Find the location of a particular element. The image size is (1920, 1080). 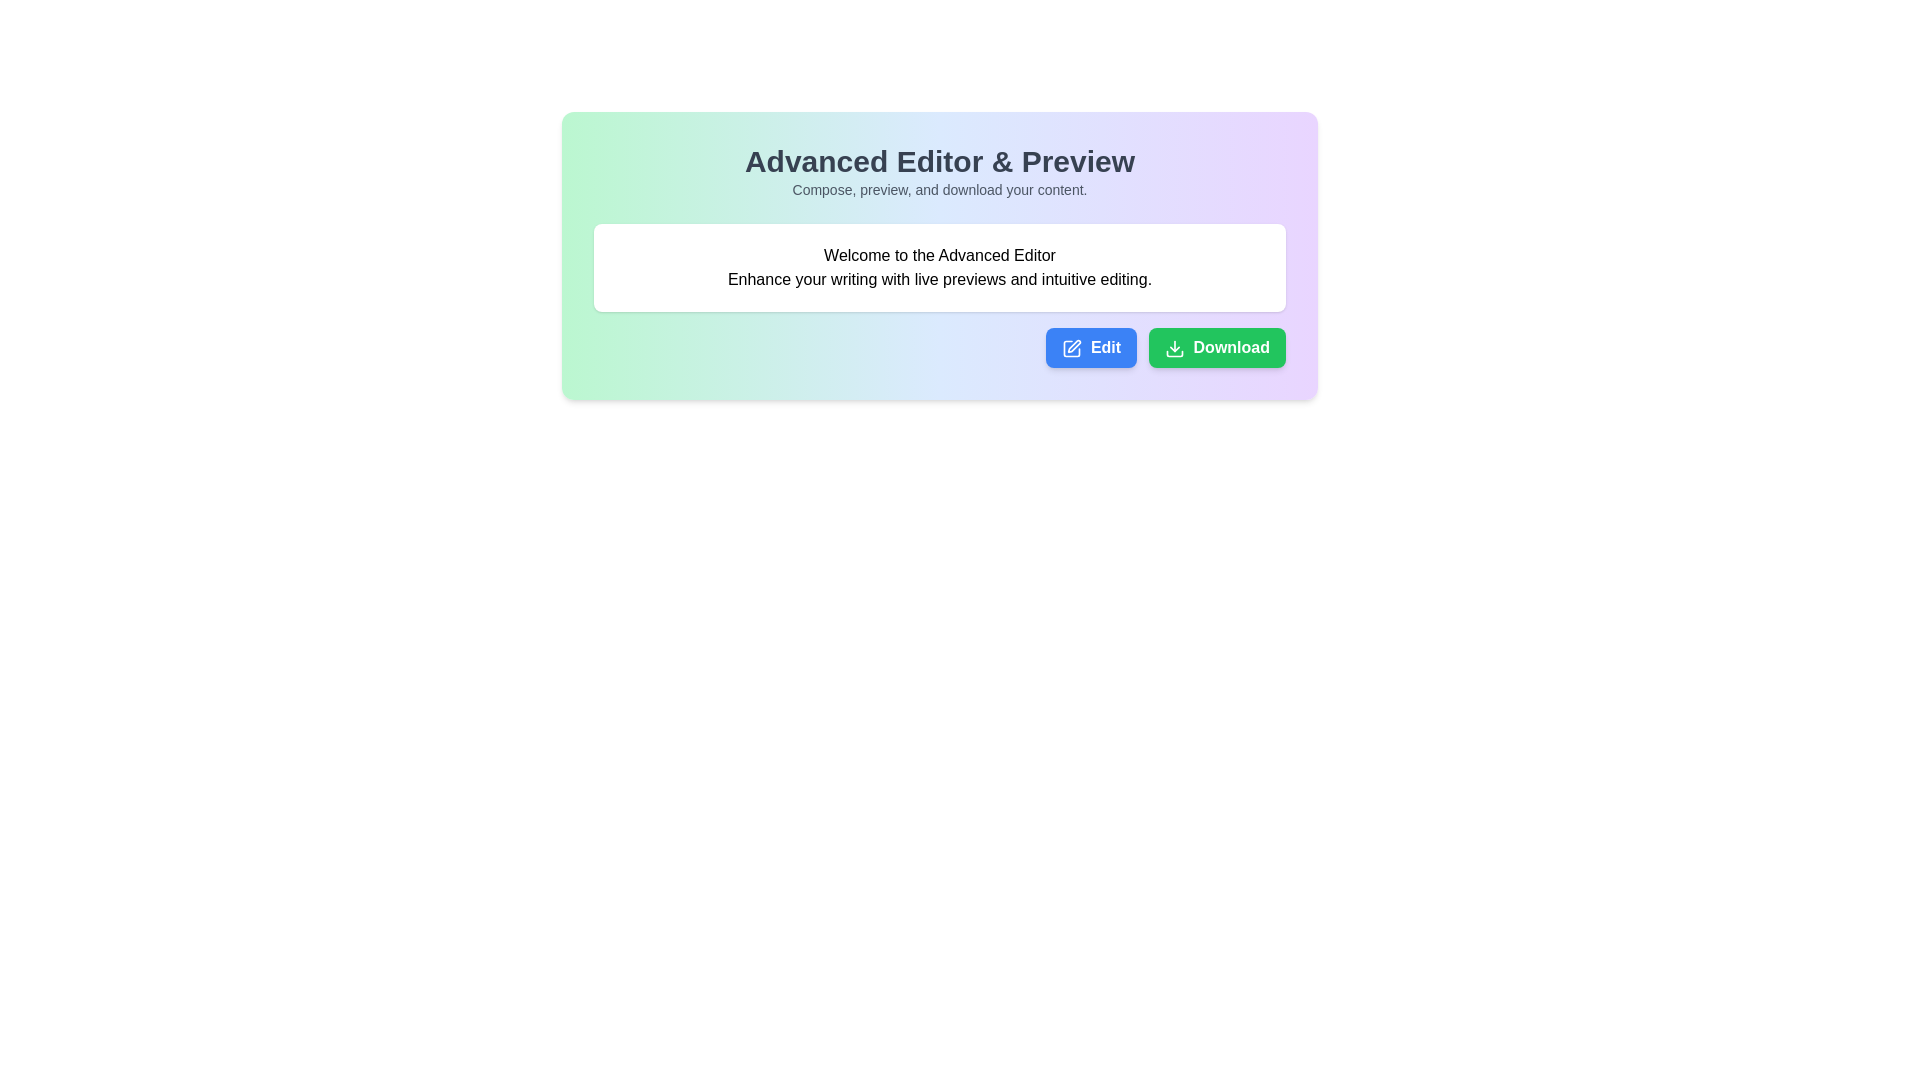

the static text block that reads 'Enhance your writing with live previews and intuitive editing.' It is located directly below the header 'Welcome to the Advanced Editor' within a white rectangular area is located at coordinates (939, 280).